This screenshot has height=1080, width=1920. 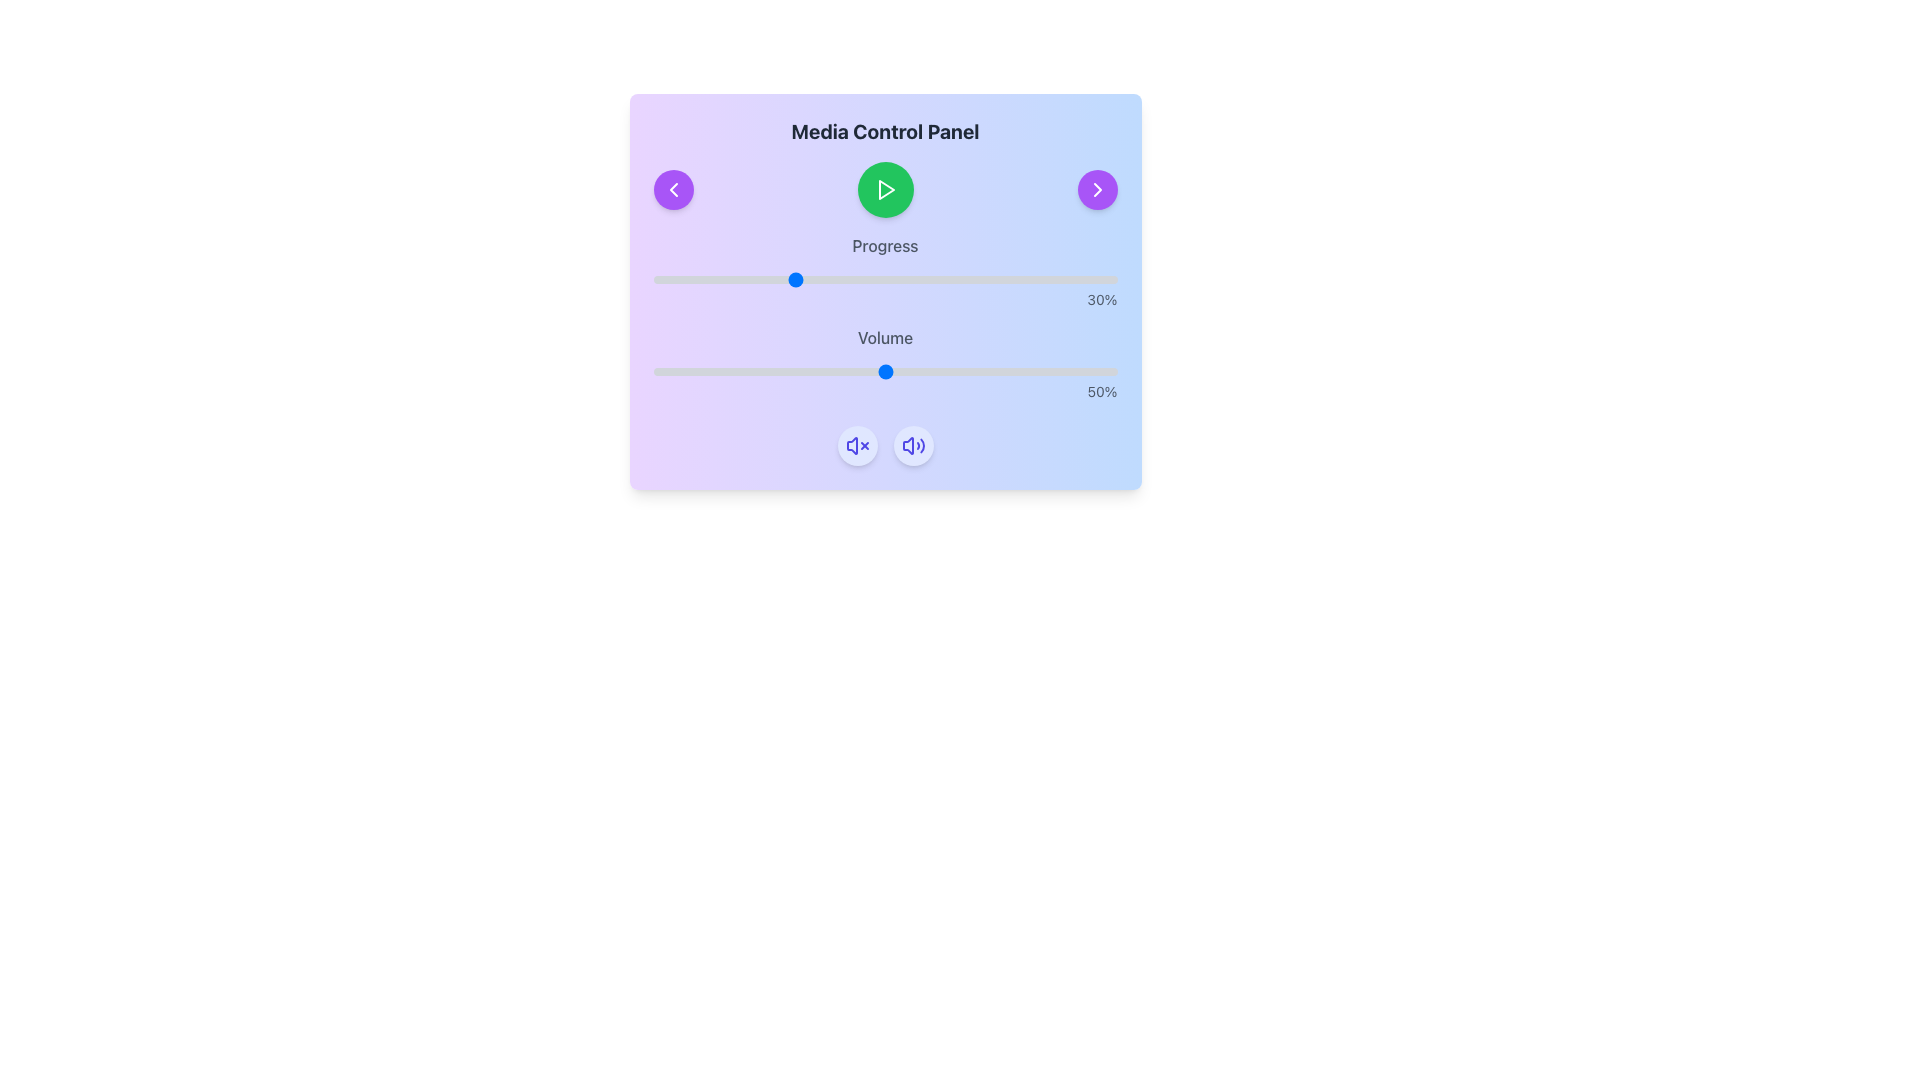 What do you see at coordinates (709, 280) in the screenshot?
I see `progress` at bounding box center [709, 280].